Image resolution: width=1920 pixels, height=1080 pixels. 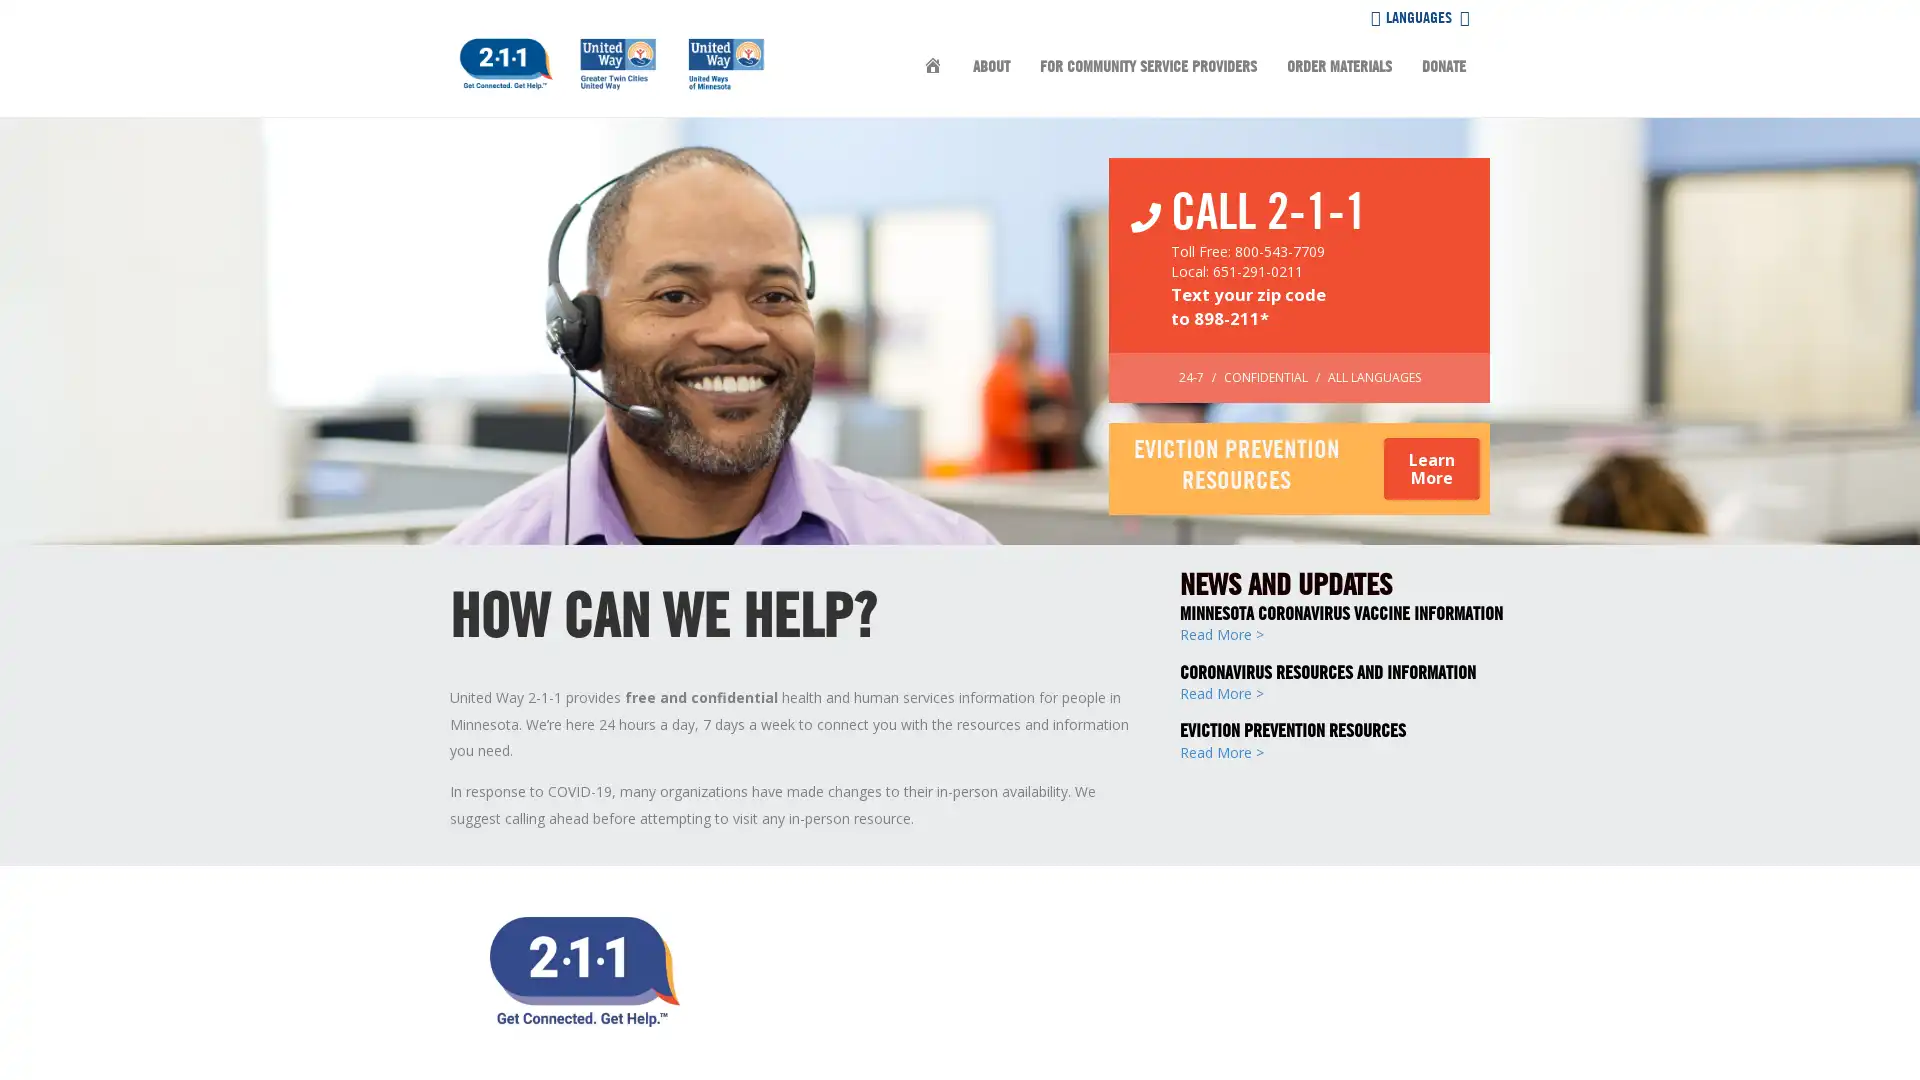 I want to click on Learn More, so click(x=1429, y=469).